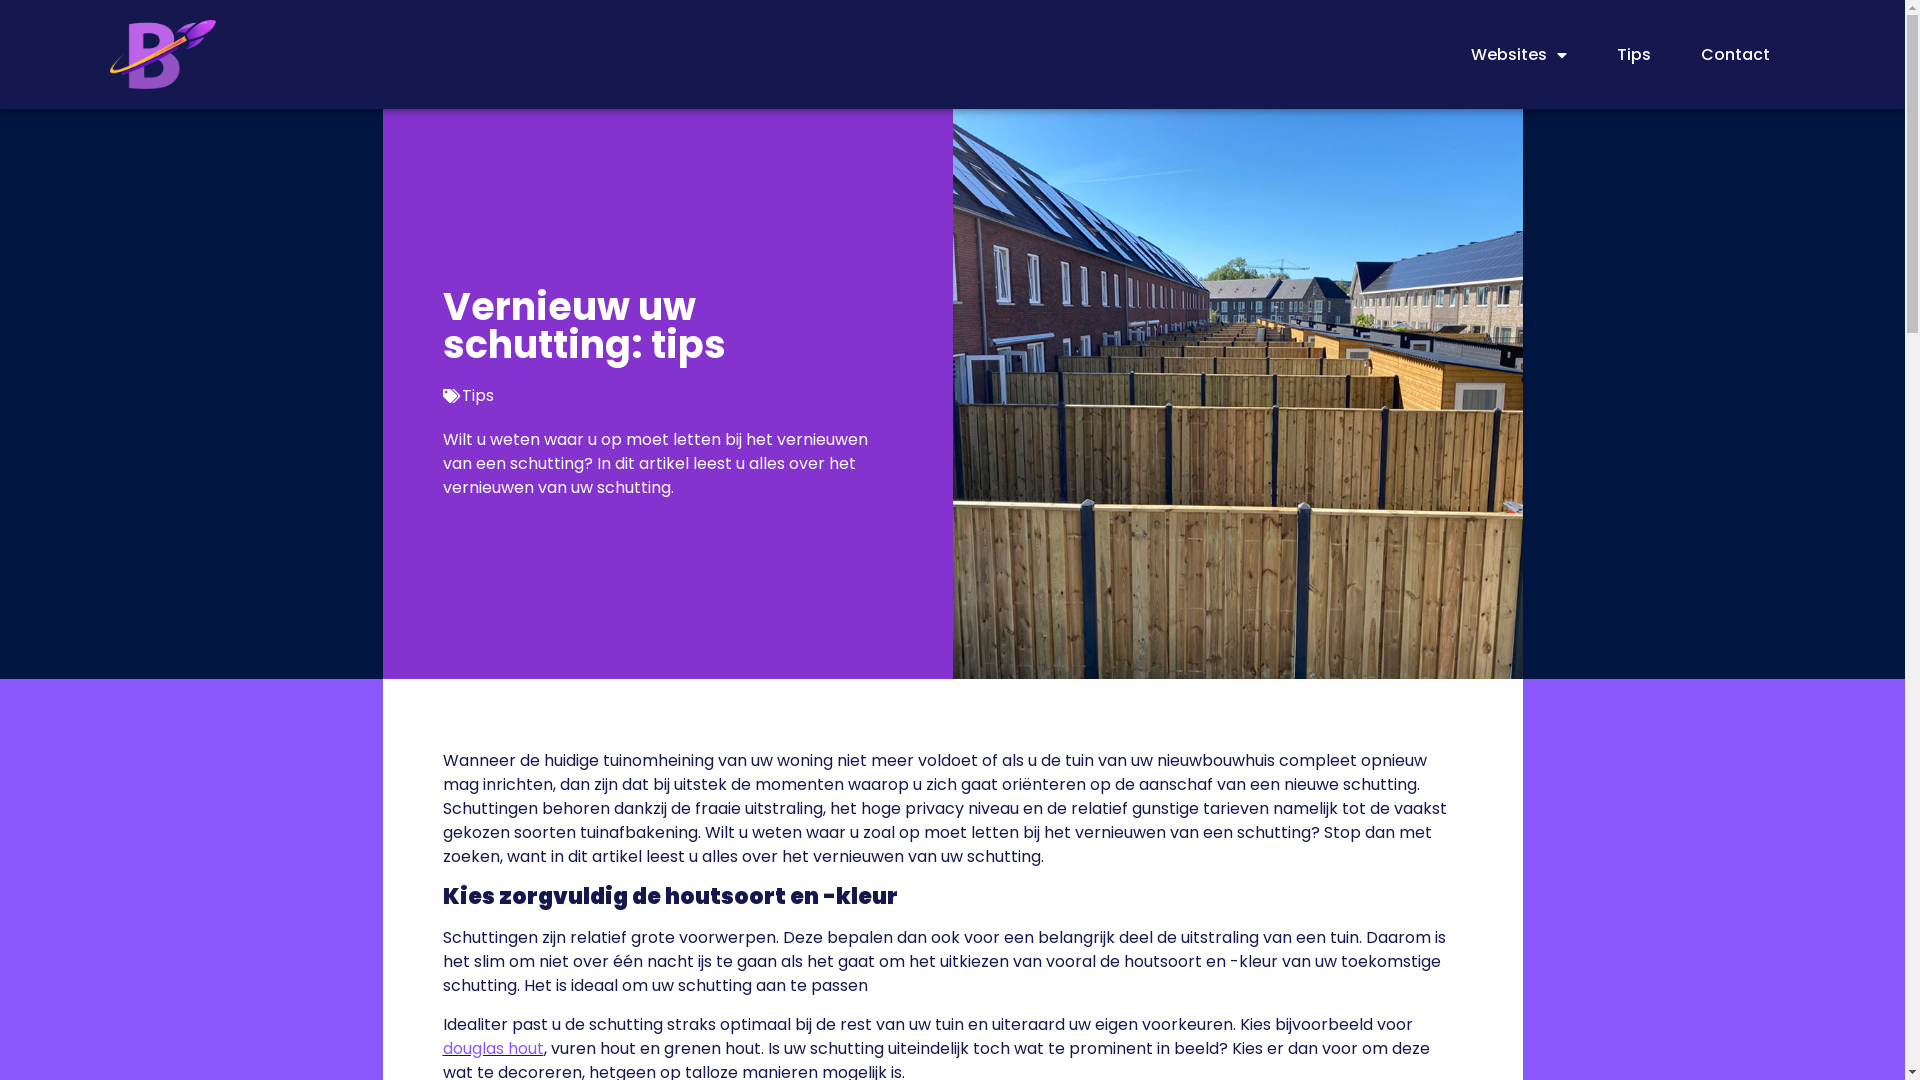 The width and height of the screenshot is (1920, 1080). What do you see at coordinates (1734, 53) in the screenshot?
I see `'Contact'` at bounding box center [1734, 53].